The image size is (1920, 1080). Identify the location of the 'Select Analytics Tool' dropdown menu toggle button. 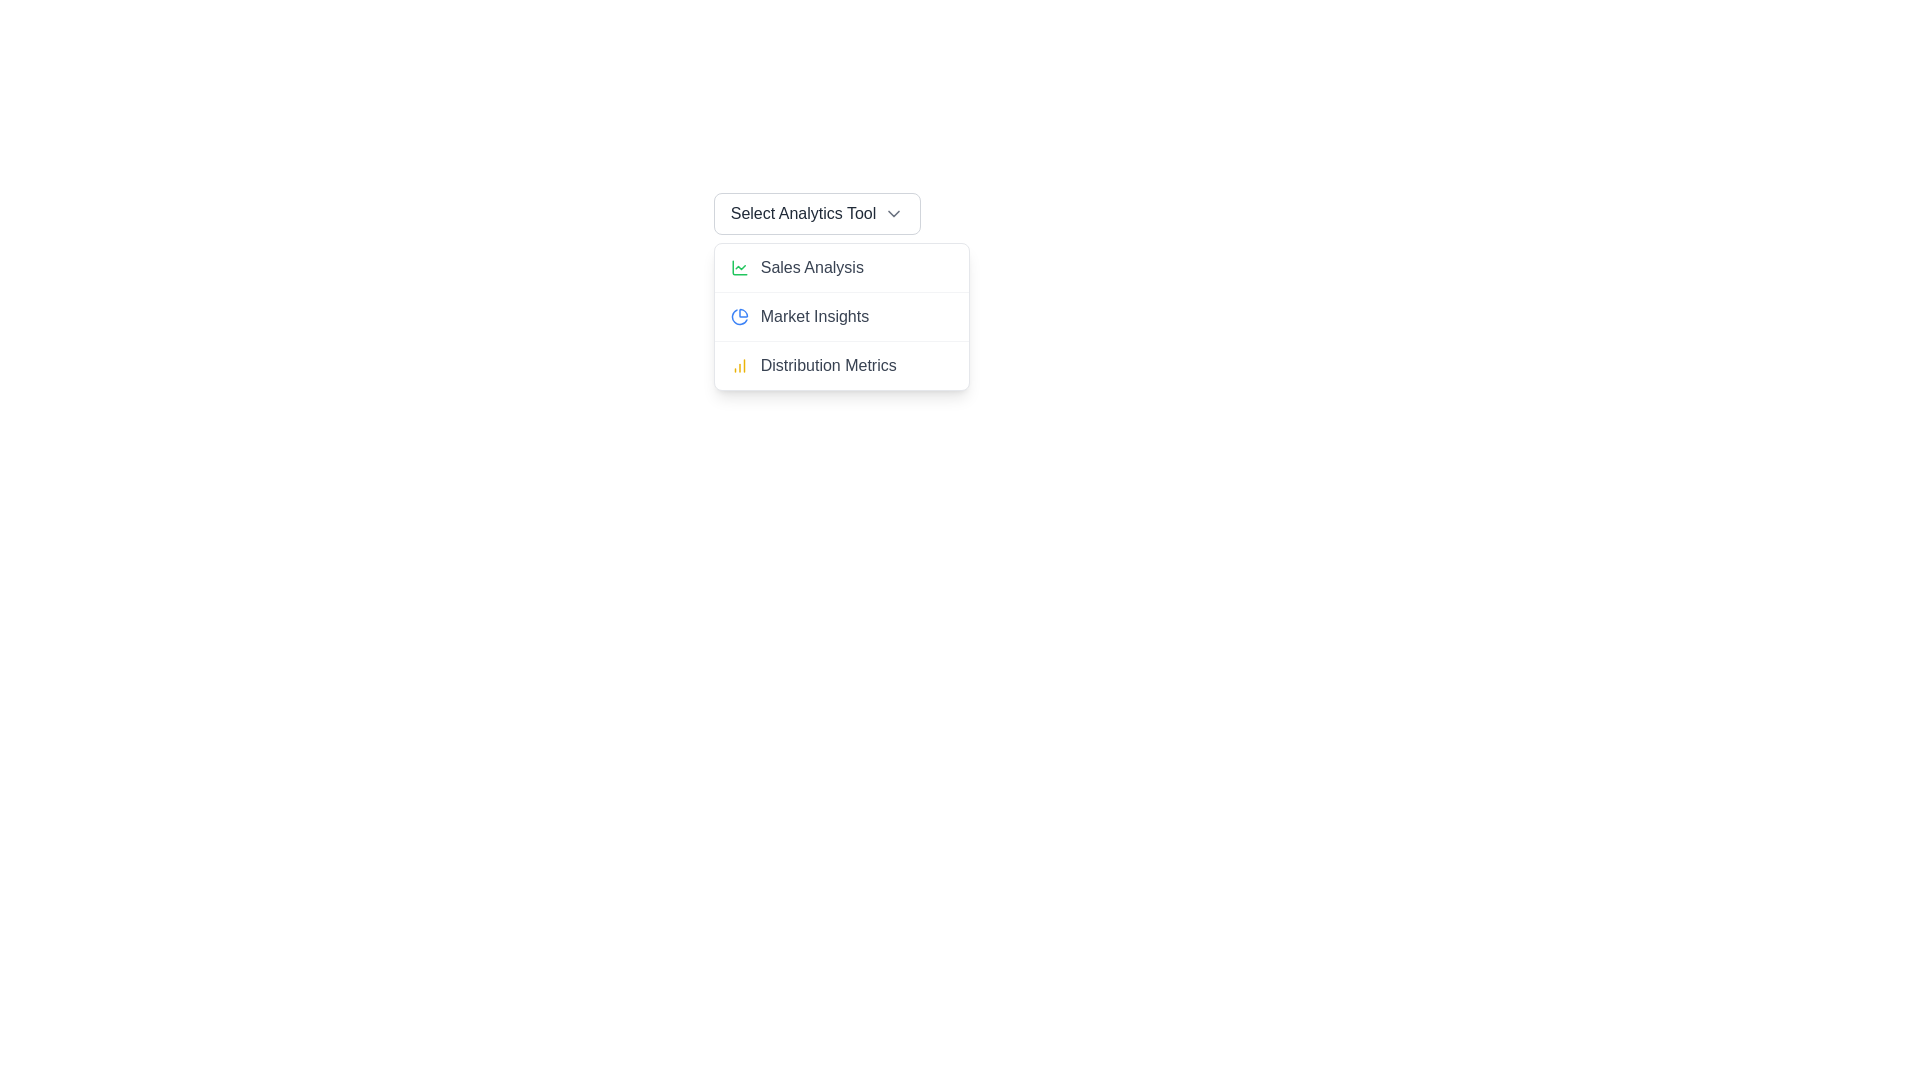
(817, 213).